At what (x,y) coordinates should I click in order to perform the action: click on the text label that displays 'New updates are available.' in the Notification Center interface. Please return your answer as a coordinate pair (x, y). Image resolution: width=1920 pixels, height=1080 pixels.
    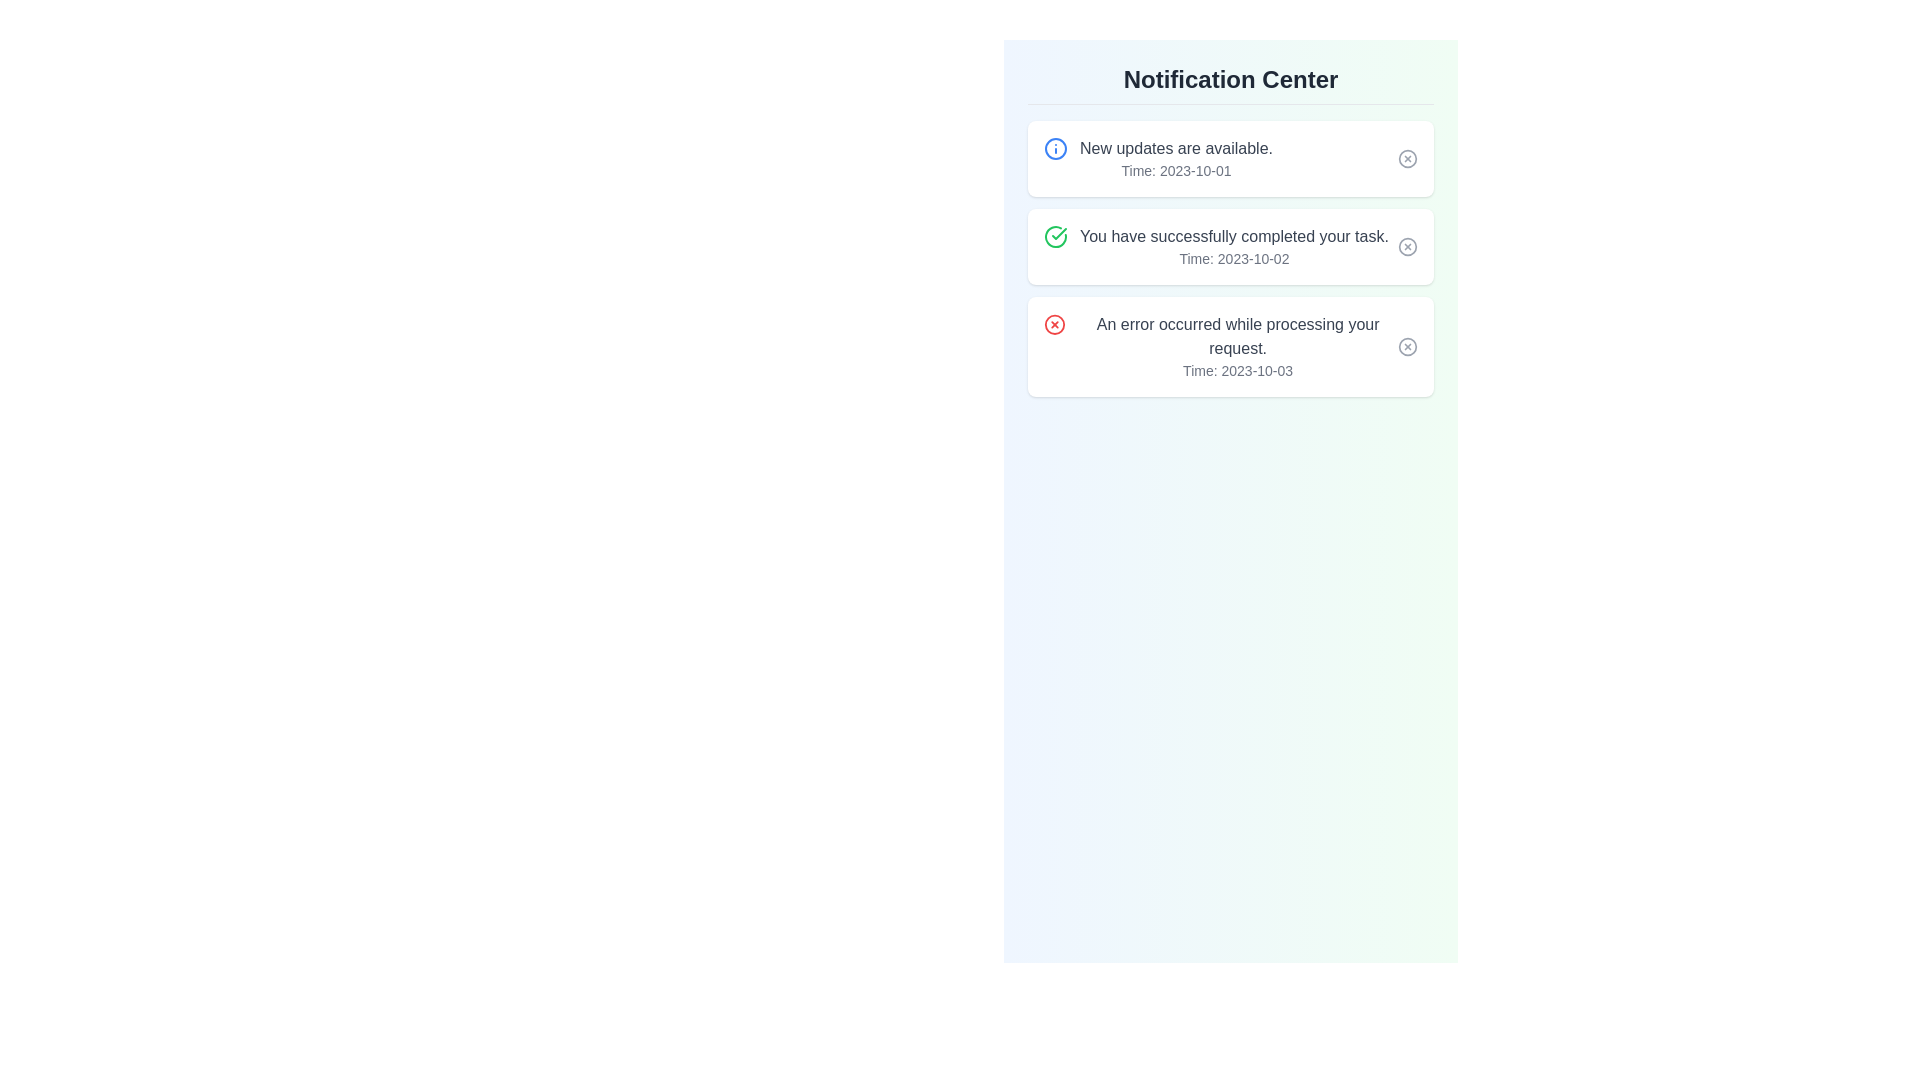
    Looking at the image, I should click on (1176, 148).